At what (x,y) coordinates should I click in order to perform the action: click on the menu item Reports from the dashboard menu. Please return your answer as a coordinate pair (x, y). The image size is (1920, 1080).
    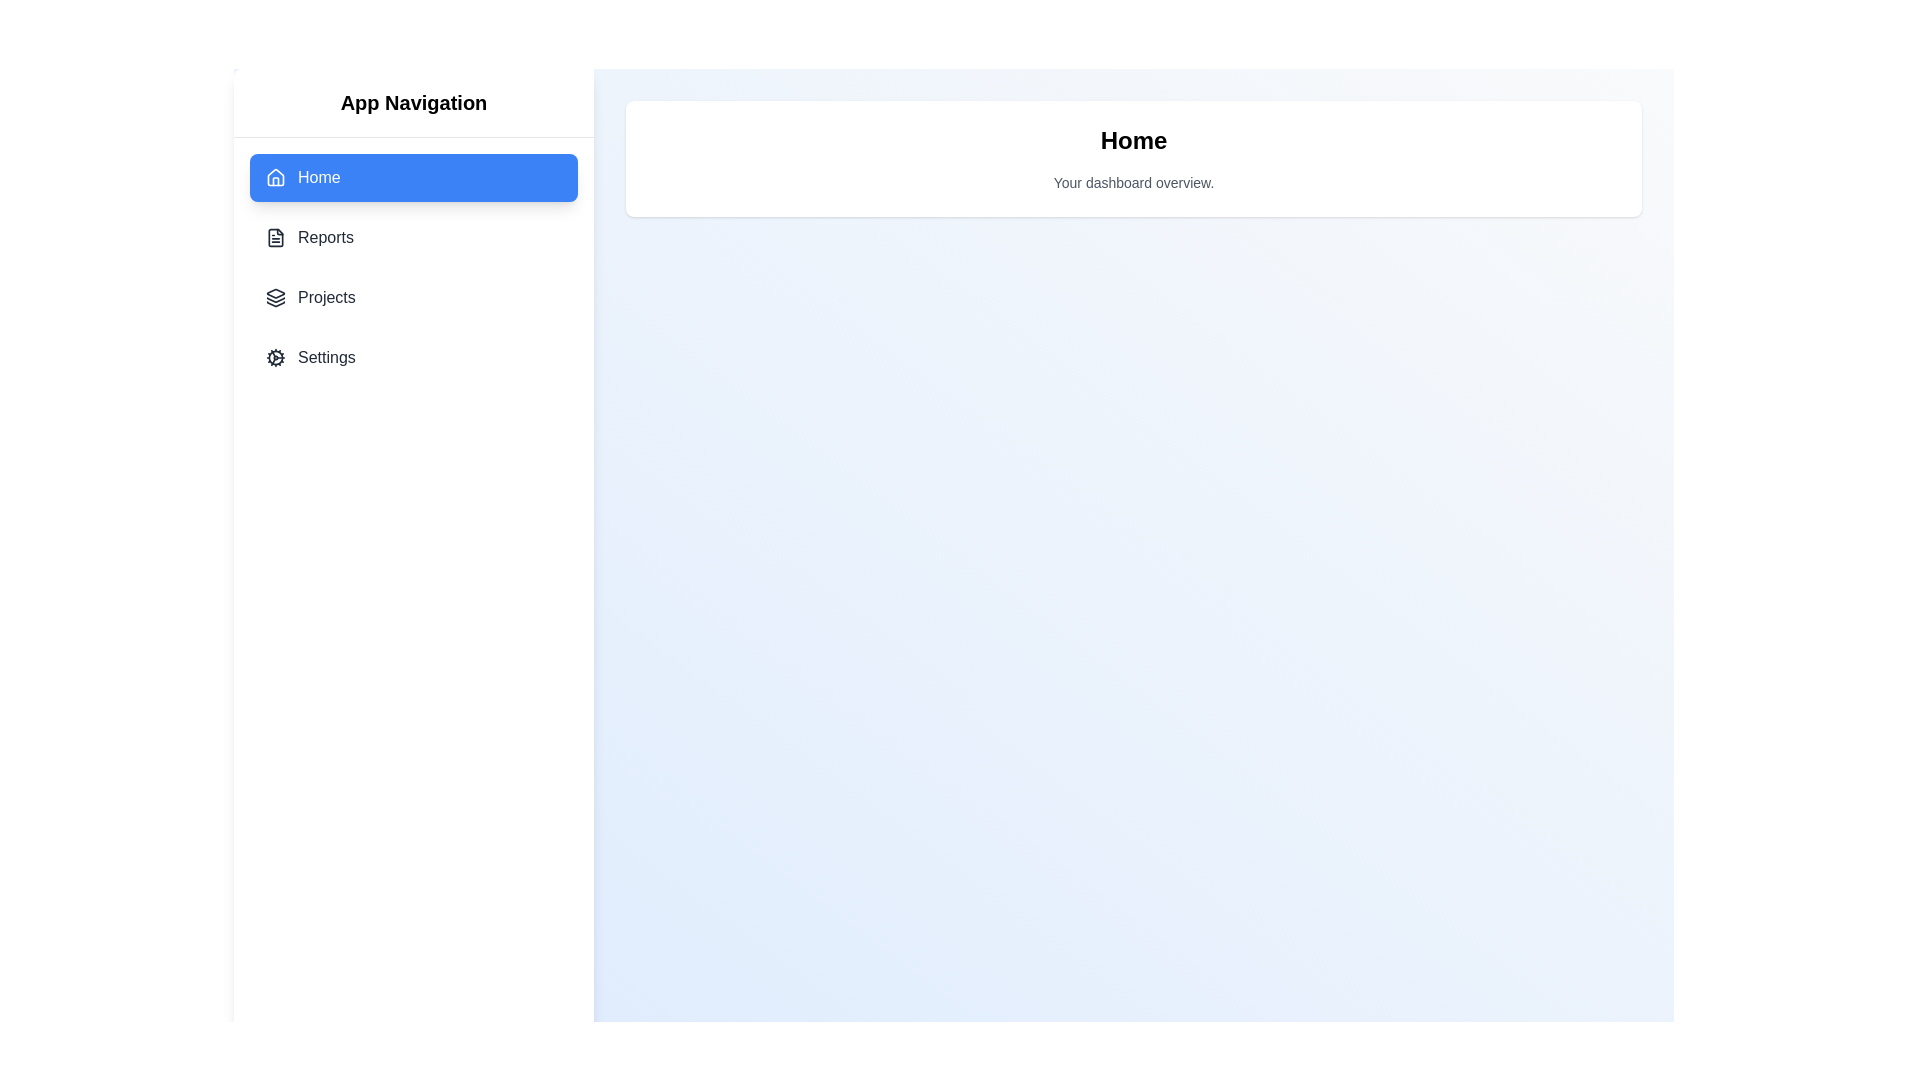
    Looking at the image, I should click on (412, 237).